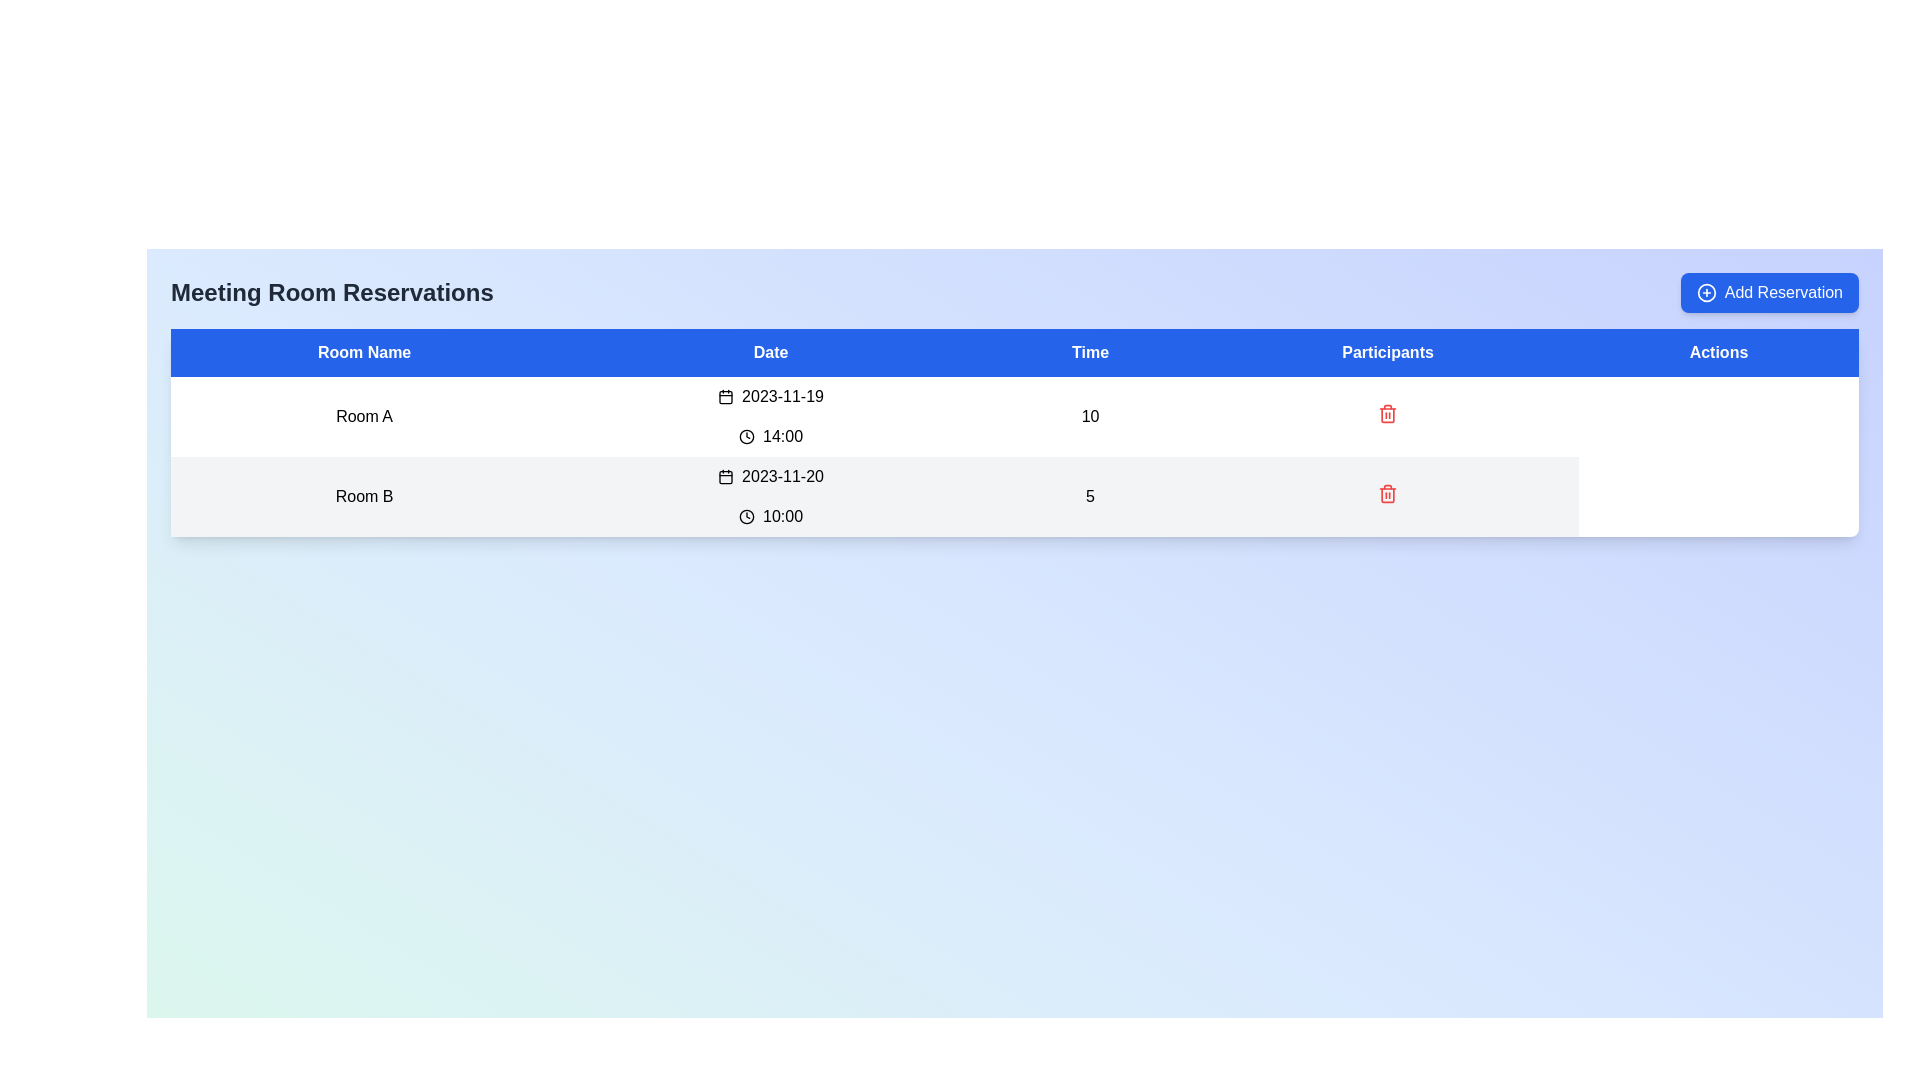 The width and height of the screenshot is (1920, 1080). I want to click on the calendar icon element in the 'Date' column of the second row, which visually indicates the date selection functionality, so click(725, 477).